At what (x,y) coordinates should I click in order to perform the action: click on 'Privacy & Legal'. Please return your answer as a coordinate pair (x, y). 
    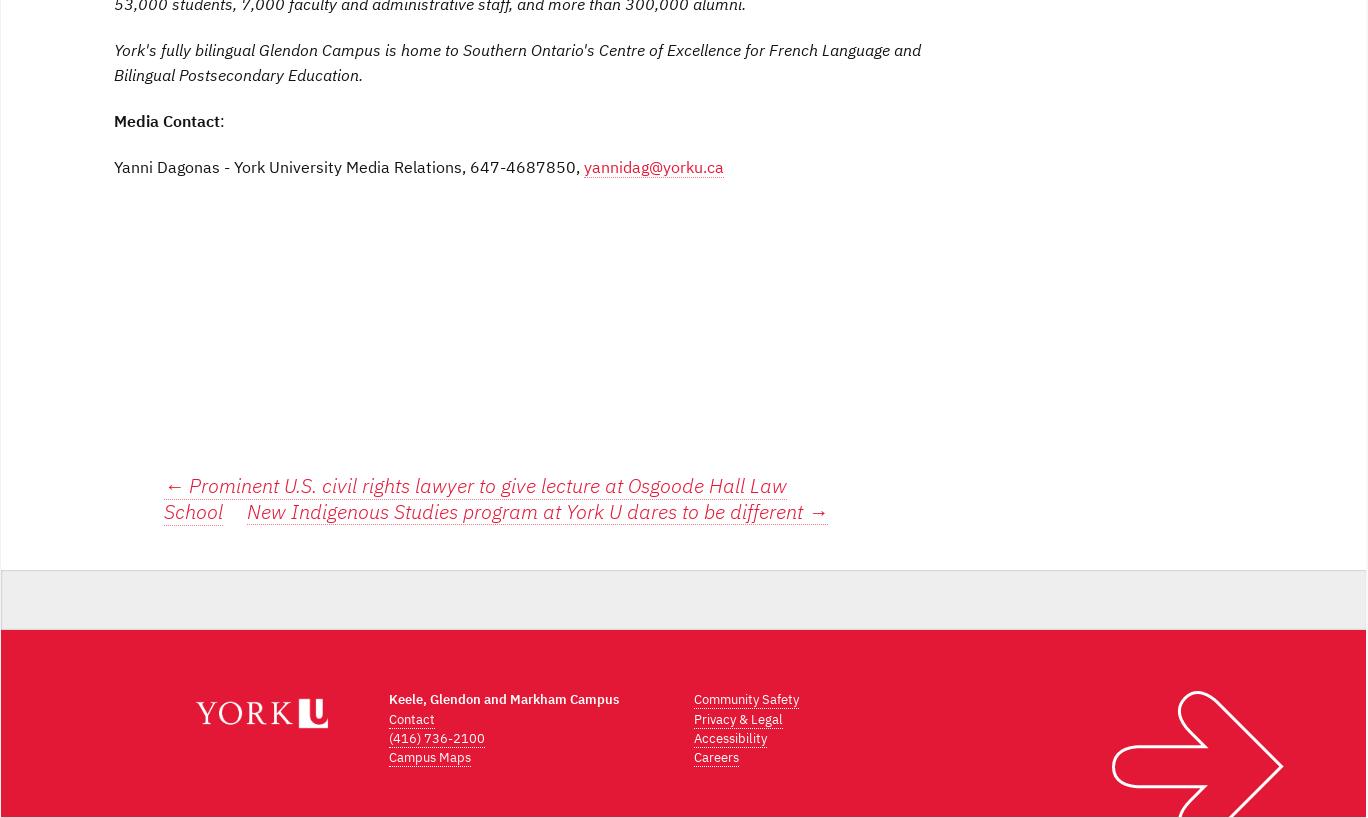
    Looking at the image, I should click on (737, 717).